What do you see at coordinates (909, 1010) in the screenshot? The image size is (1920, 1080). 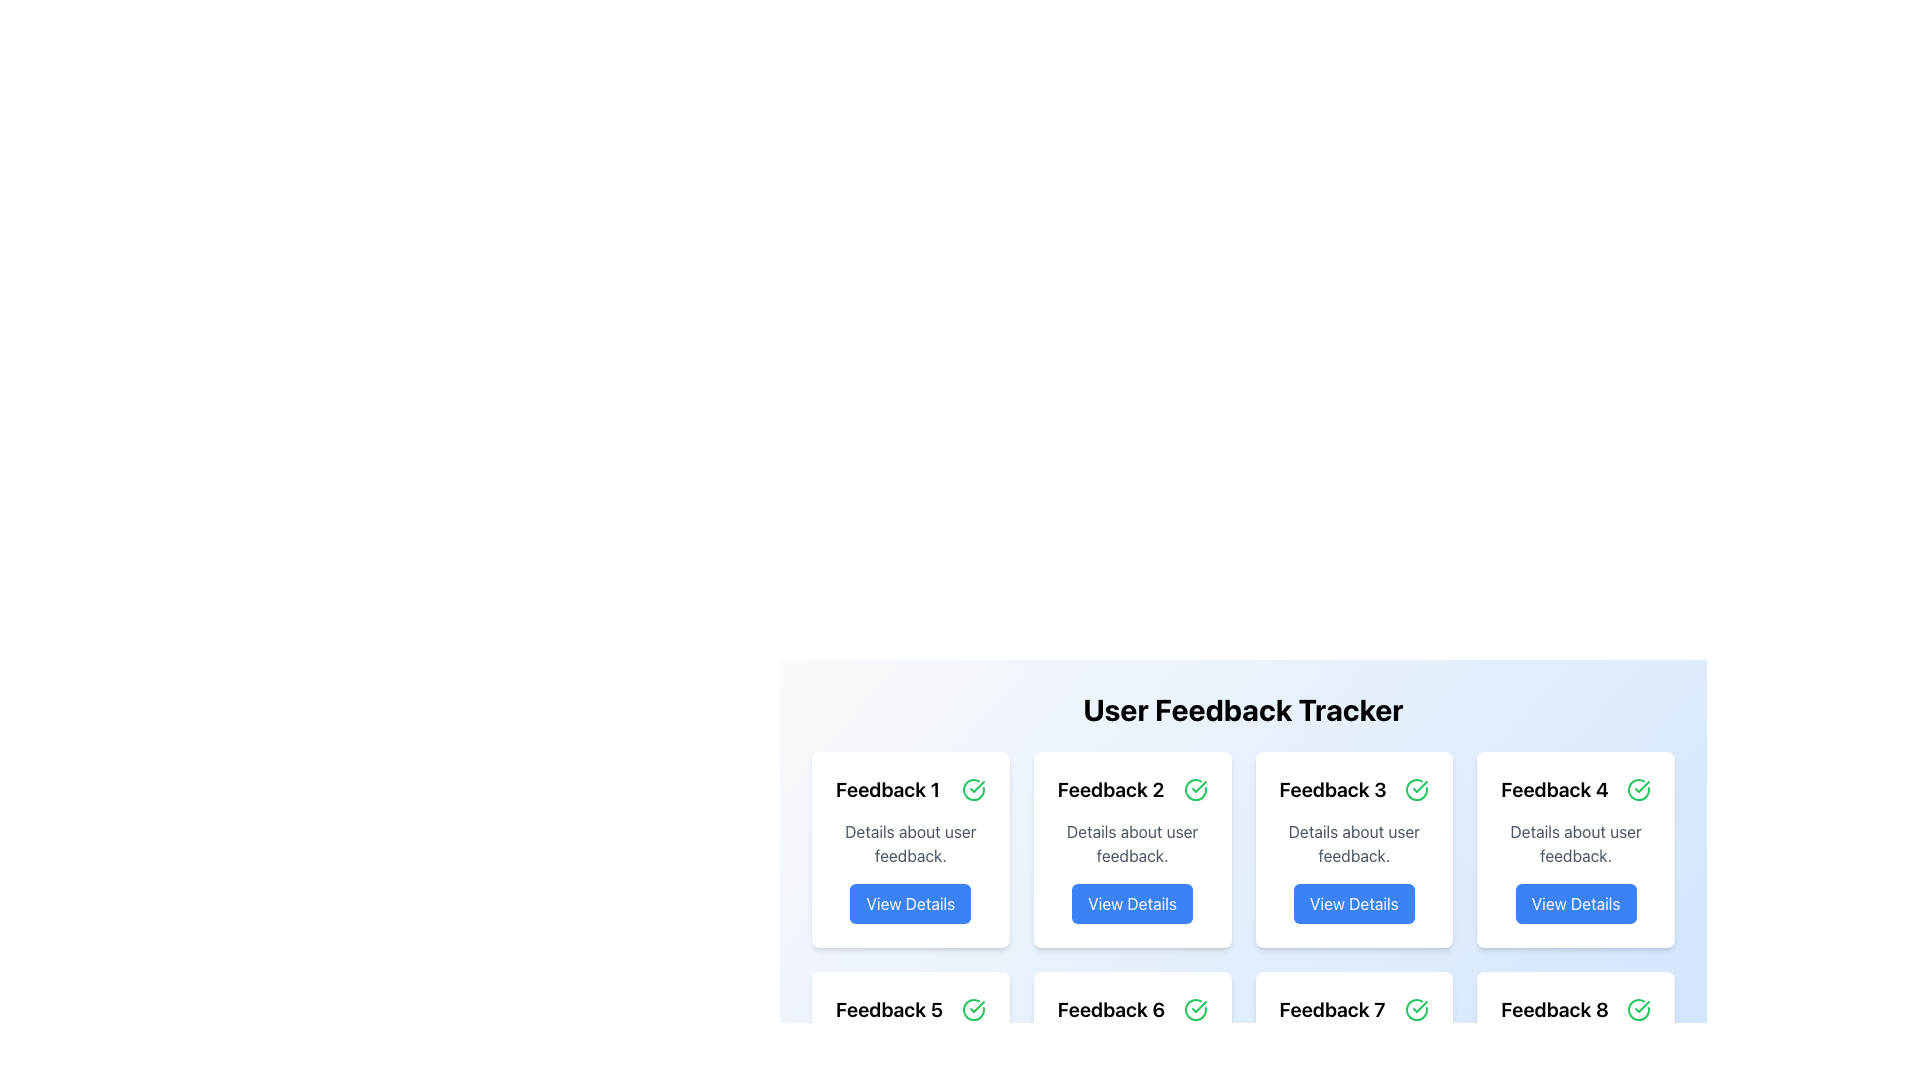 I see `the Label with an icon that indicates the feedback number and status, specifically the title of the feedback tile labeled 'Feedback 5', located in the second row, first column of the feedback grid` at bounding box center [909, 1010].